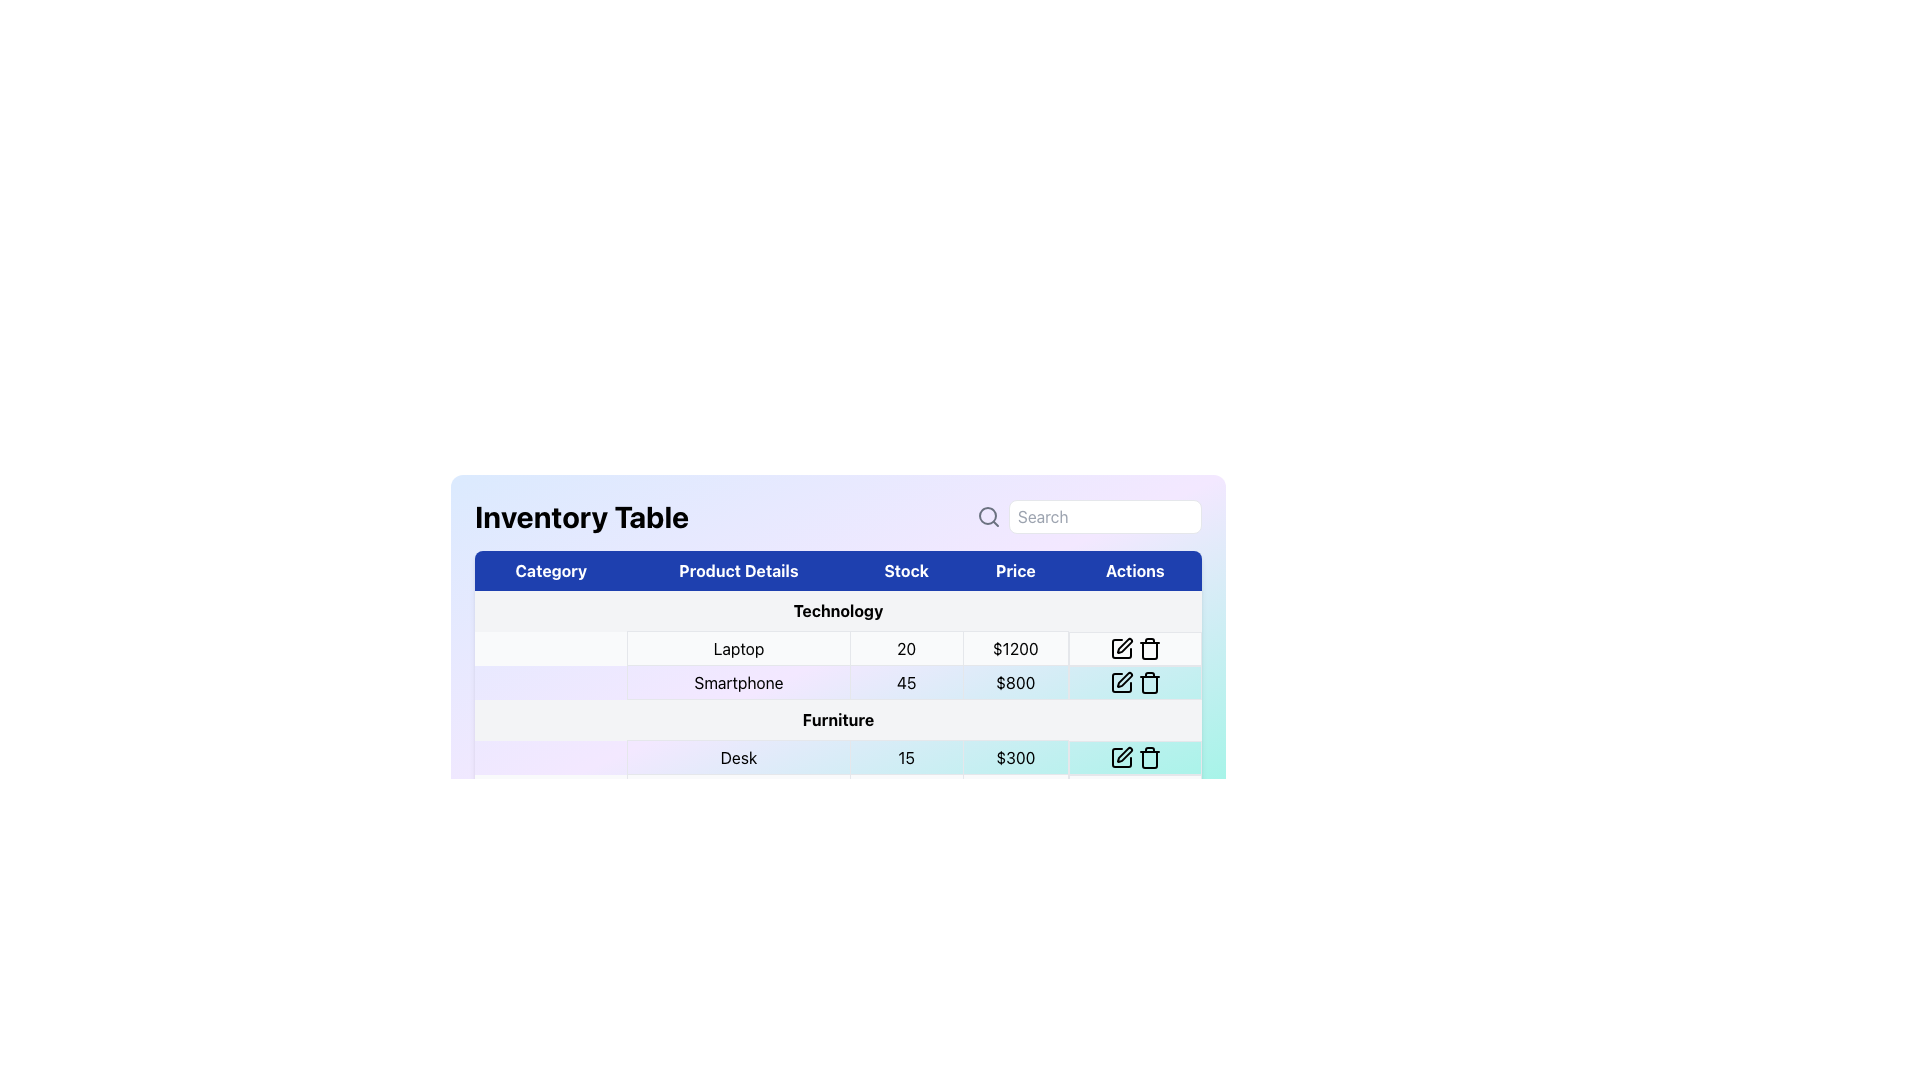 The image size is (1920, 1080). What do you see at coordinates (838, 610) in the screenshot?
I see `the Table Section Header labeled 'Technology', which is bolded and has a light gray background, located in the first row of the table's body section` at bounding box center [838, 610].